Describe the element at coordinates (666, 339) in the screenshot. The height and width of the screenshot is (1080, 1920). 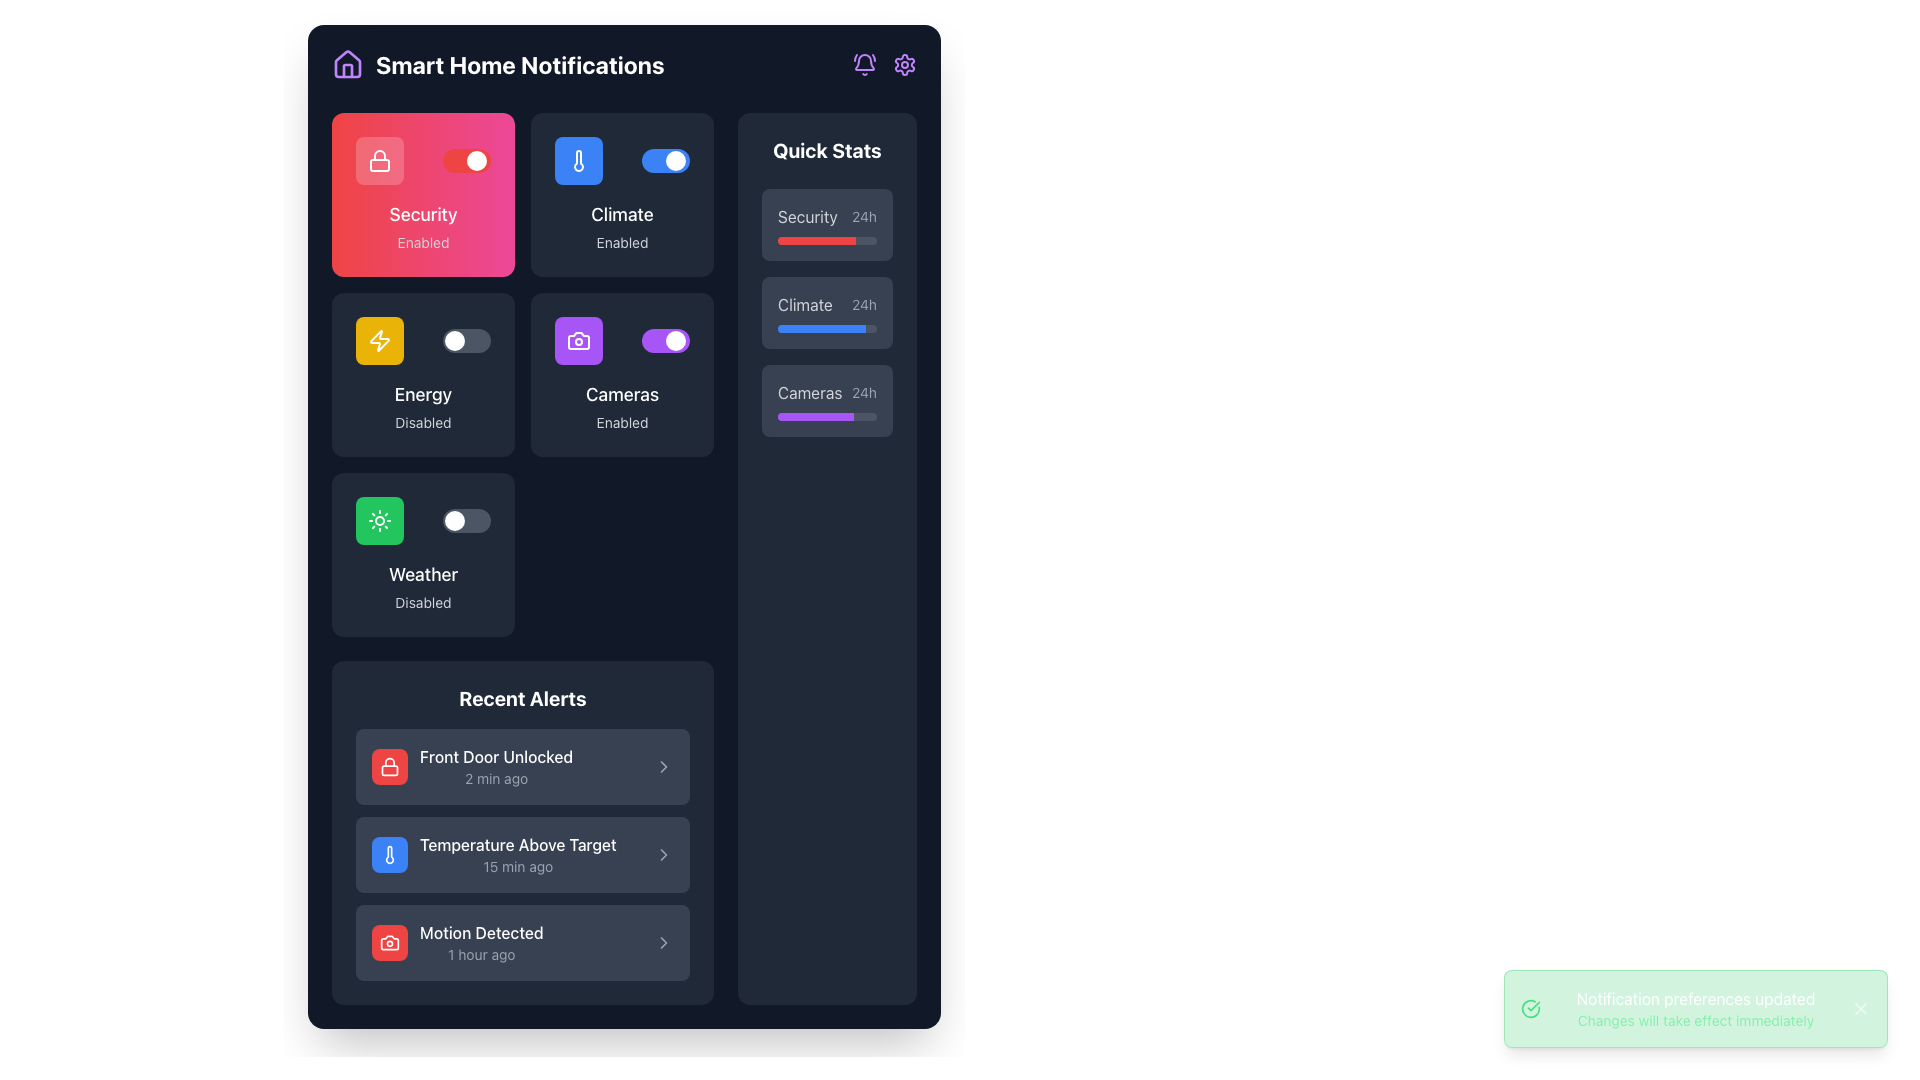
I see `the toggle switch located in the 'Cameras Enabled' section of the smart home notifications interface to change its state` at that location.